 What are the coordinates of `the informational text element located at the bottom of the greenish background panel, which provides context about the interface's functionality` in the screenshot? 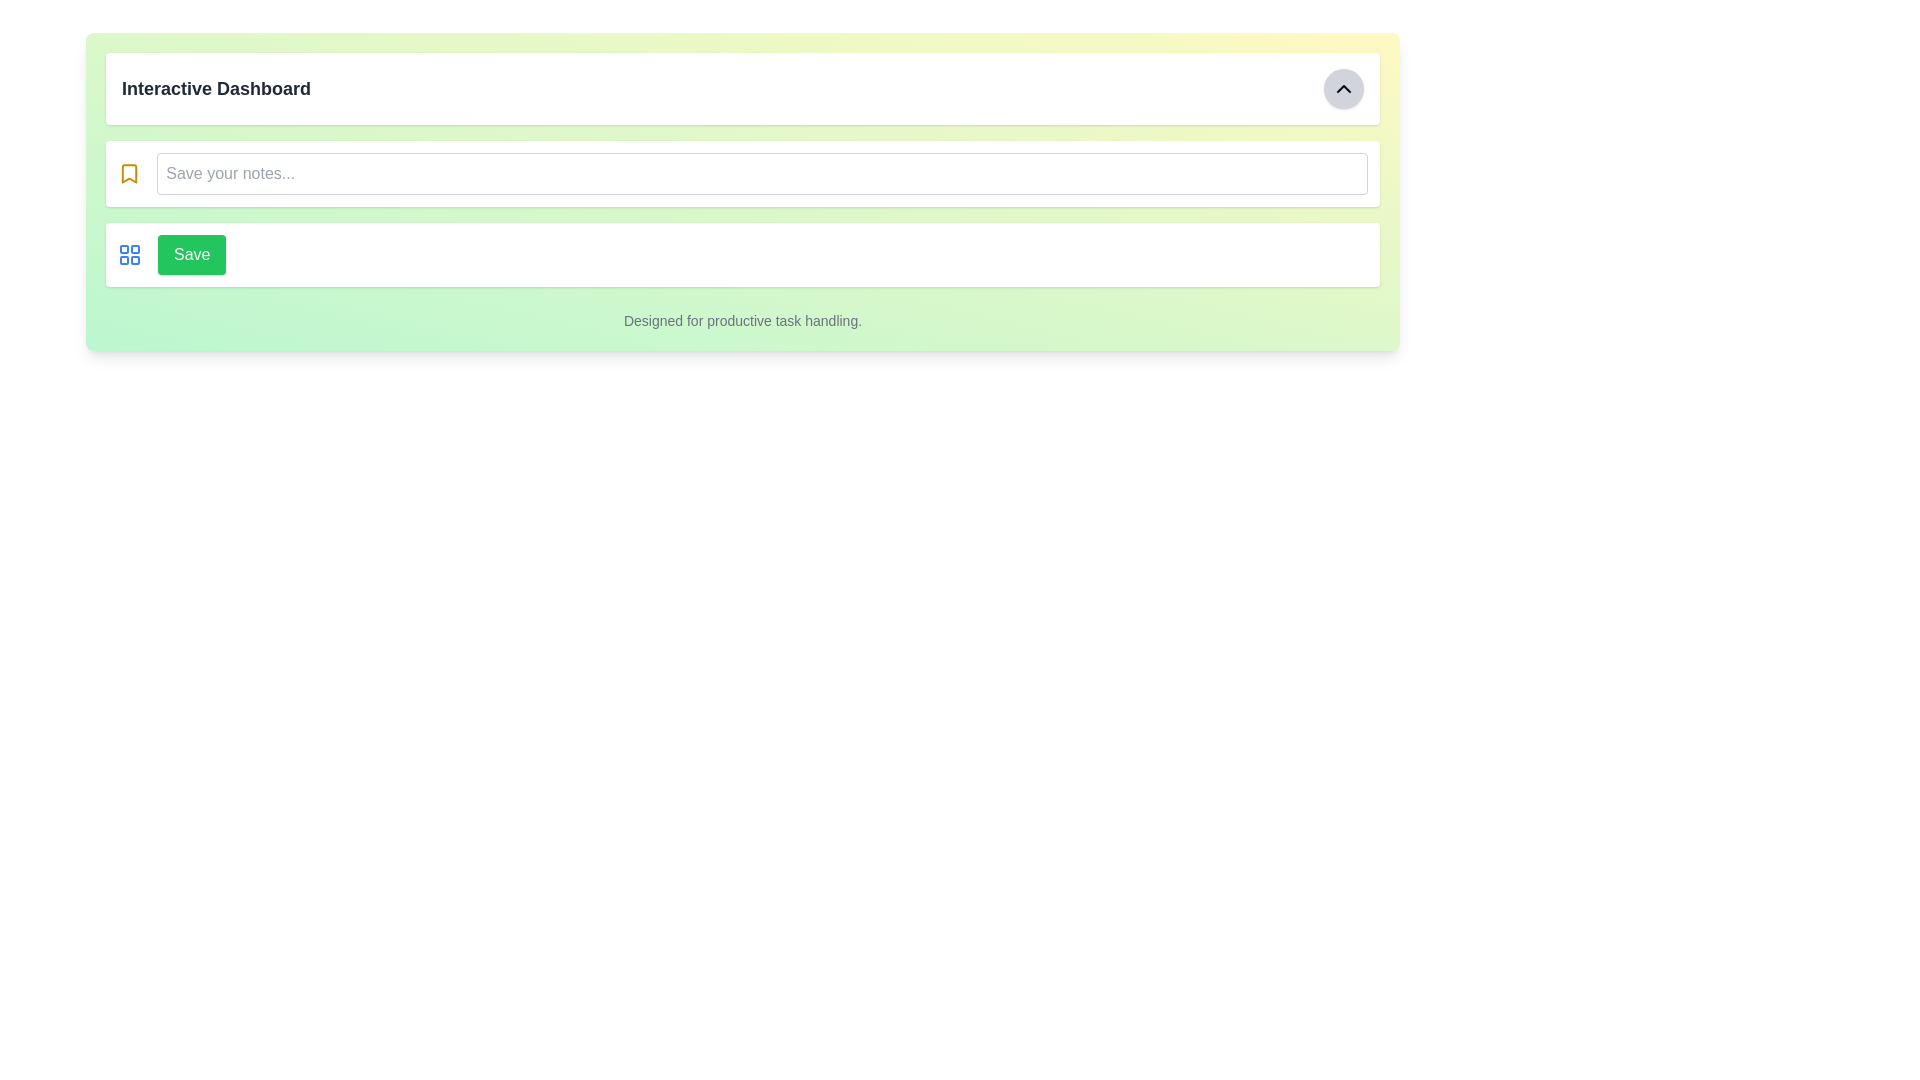 It's located at (742, 319).